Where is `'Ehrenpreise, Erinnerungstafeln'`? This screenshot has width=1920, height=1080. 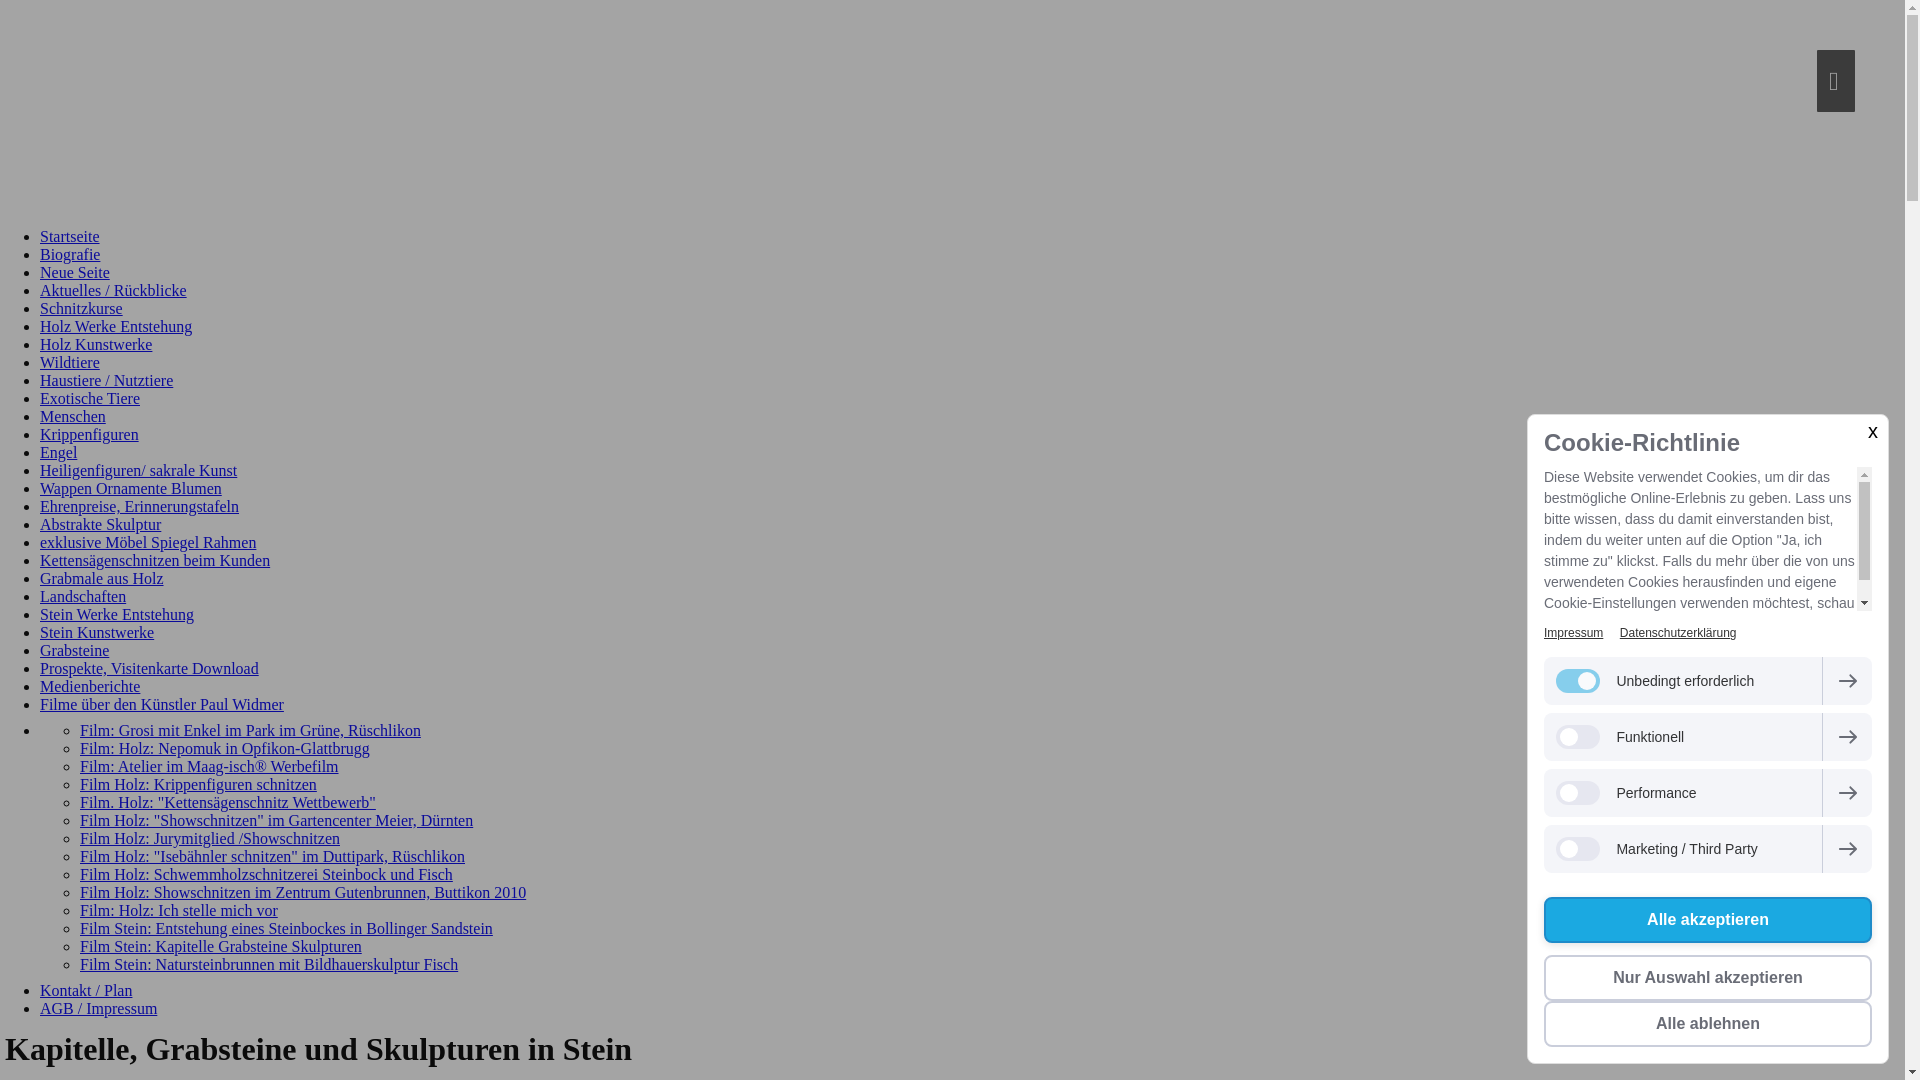 'Ehrenpreise, Erinnerungstafeln' is located at coordinates (138, 505).